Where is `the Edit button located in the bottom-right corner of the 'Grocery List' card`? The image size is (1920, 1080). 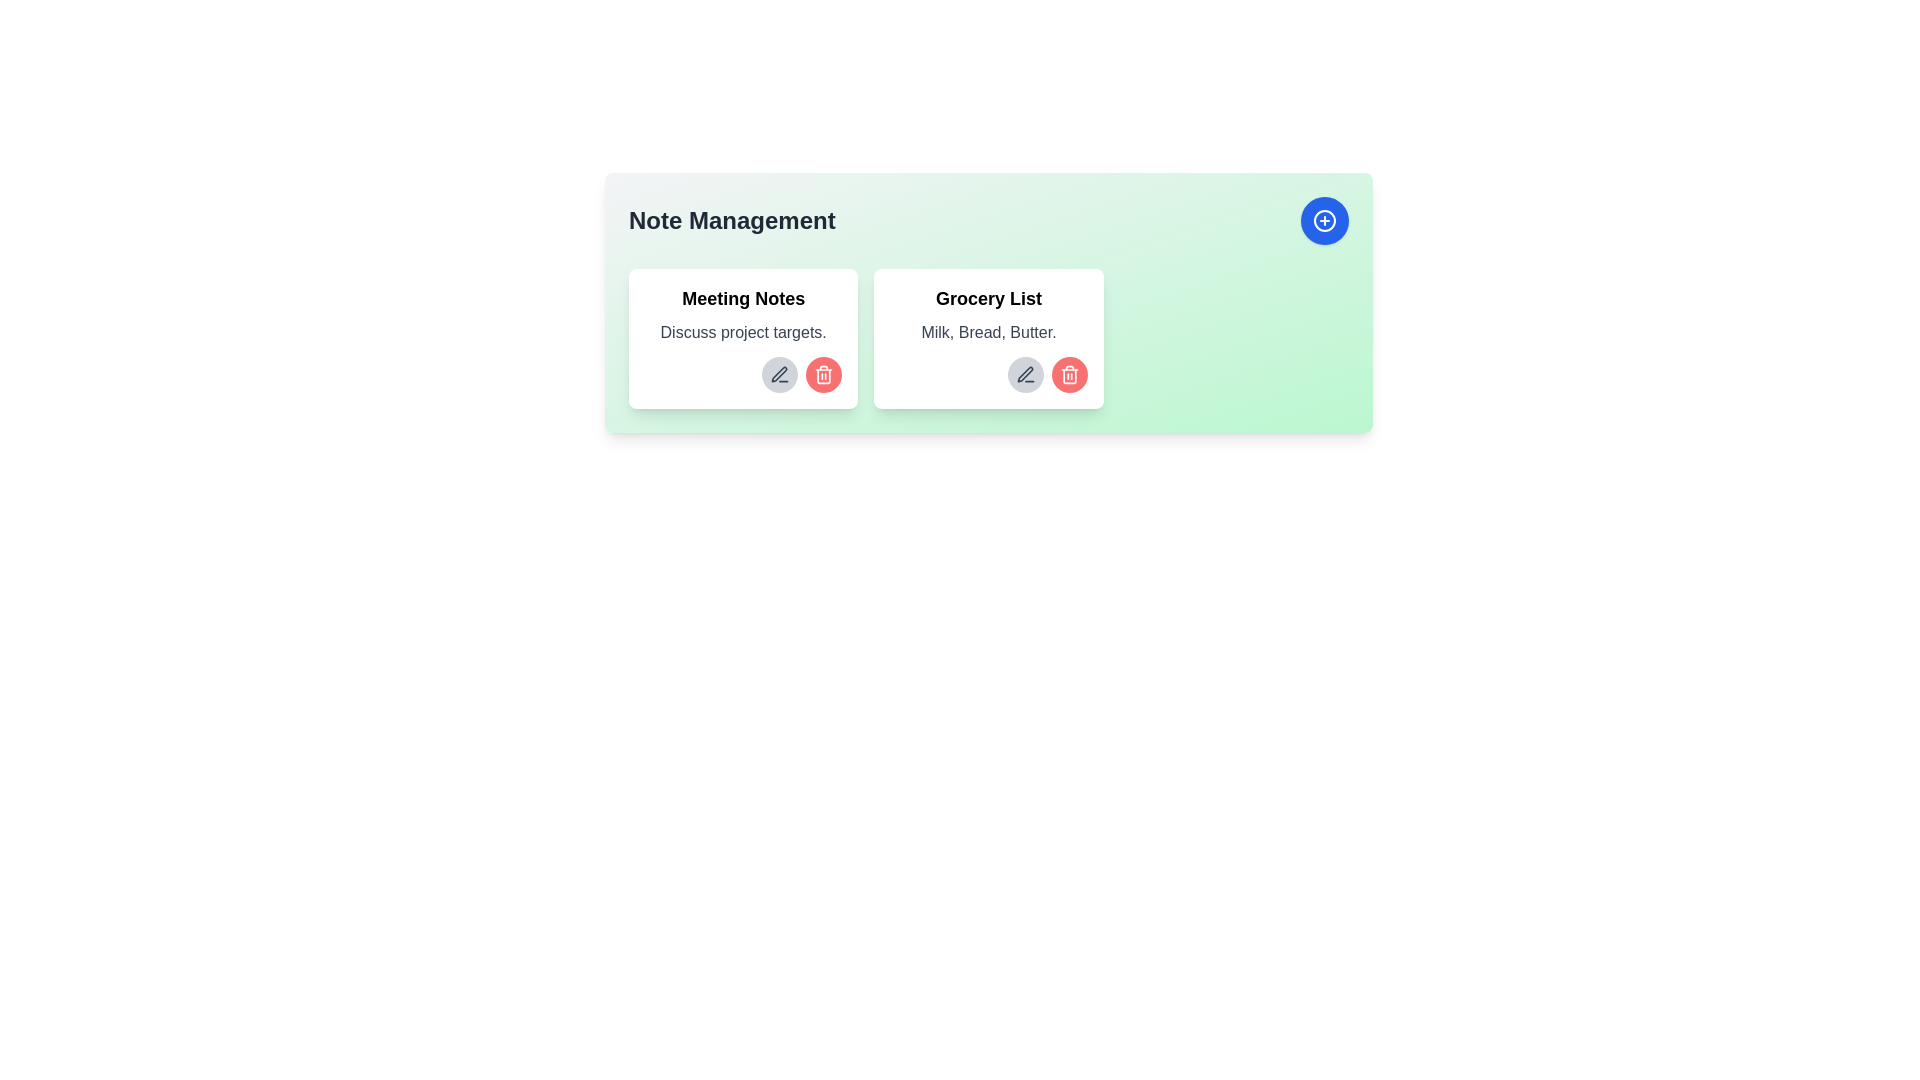 the Edit button located in the bottom-right corner of the 'Grocery List' card is located at coordinates (1025, 374).